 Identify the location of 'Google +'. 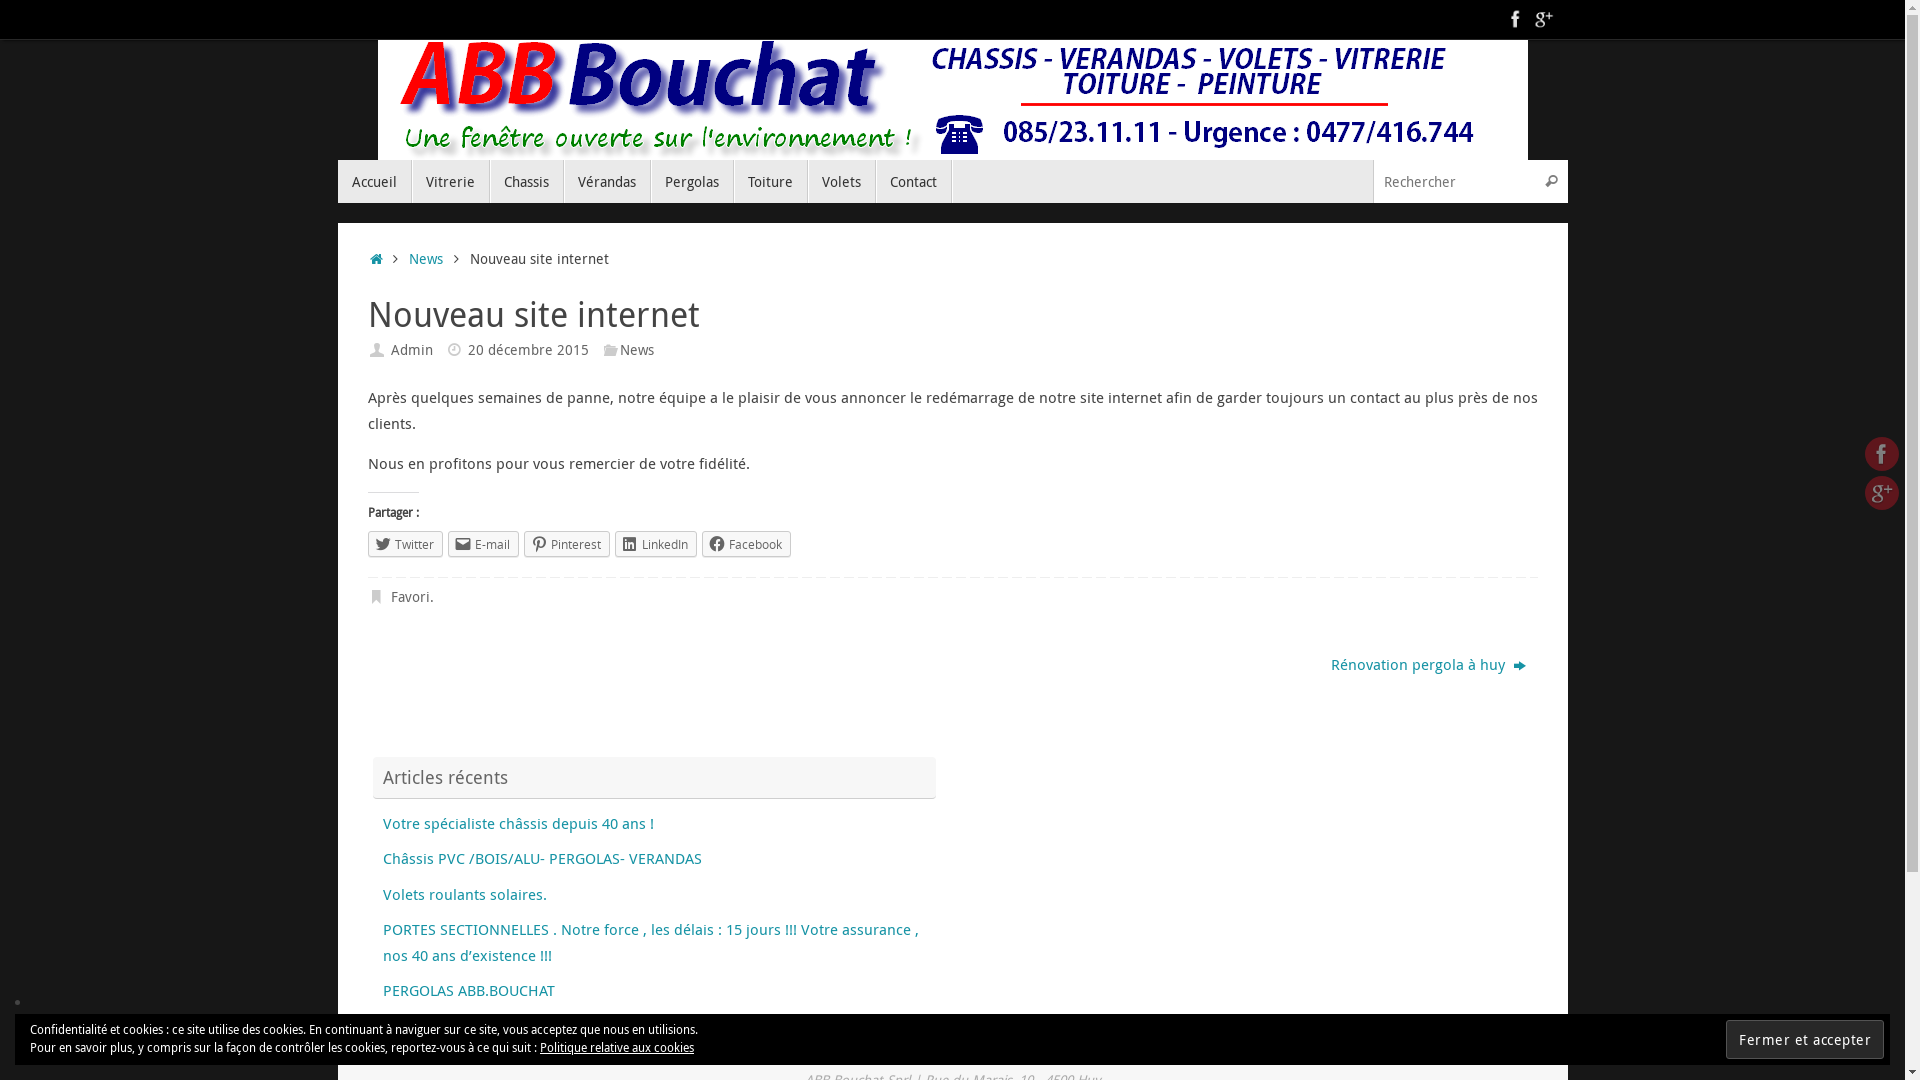
(1880, 493).